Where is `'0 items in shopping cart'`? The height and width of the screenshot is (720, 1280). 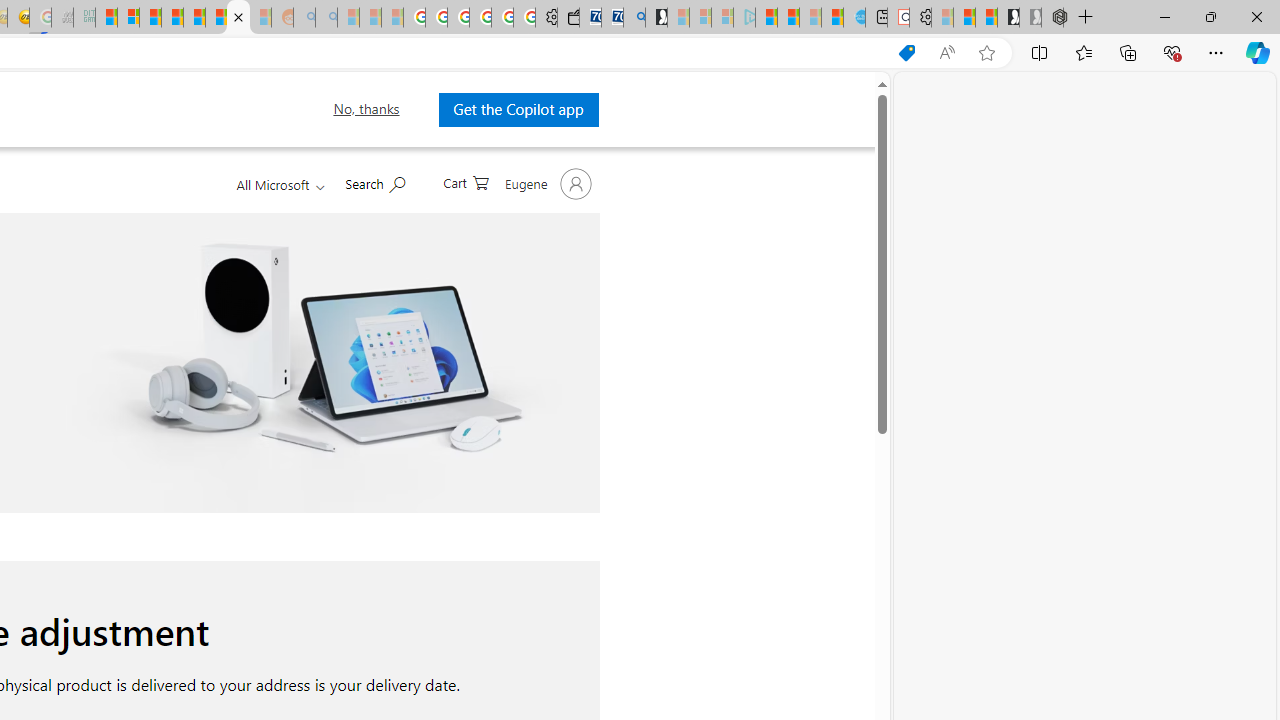 '0 items in shopping cart' is located at coordinates (464, 181).